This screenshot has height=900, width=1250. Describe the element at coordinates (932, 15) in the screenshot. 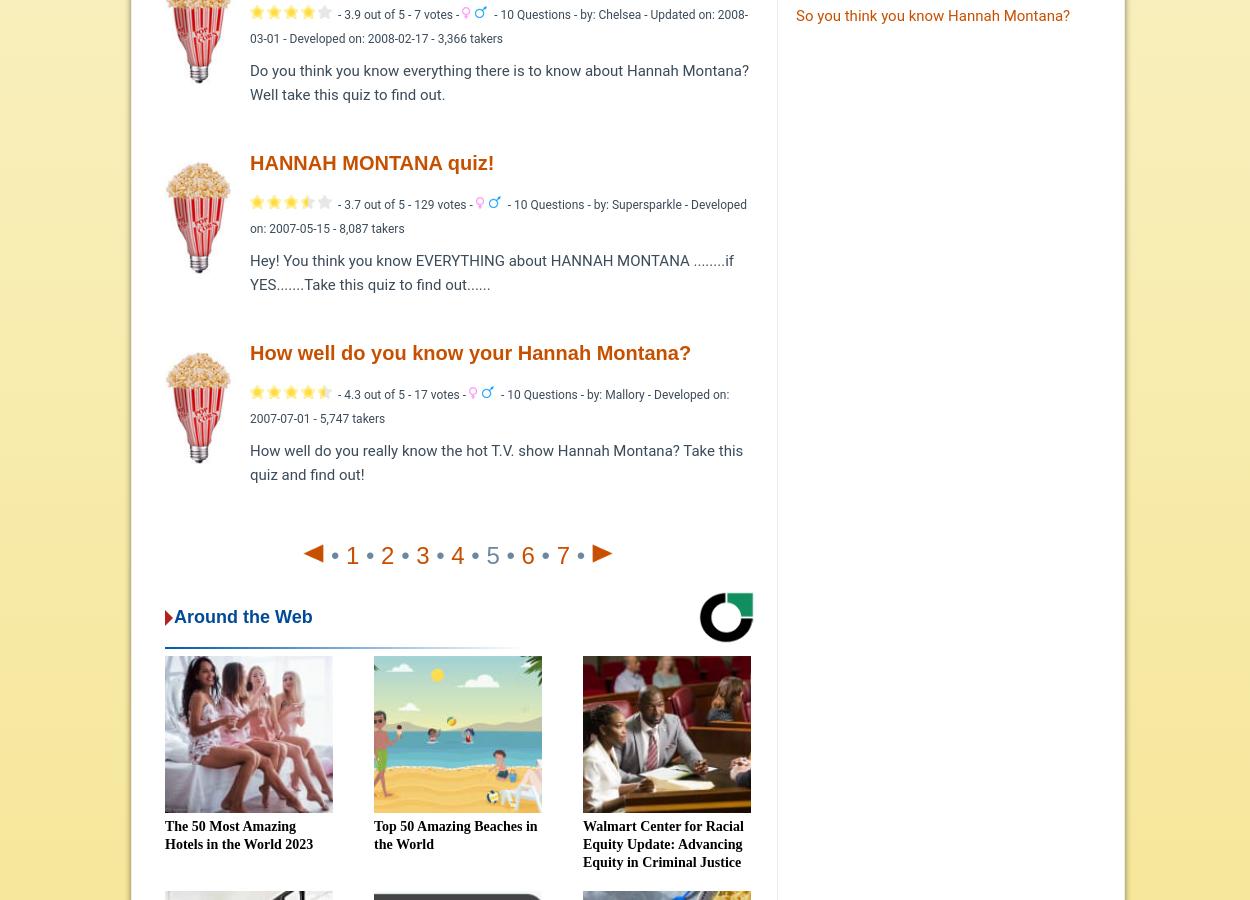

I see `'So you think you know Hannah Montana?'` at that location.